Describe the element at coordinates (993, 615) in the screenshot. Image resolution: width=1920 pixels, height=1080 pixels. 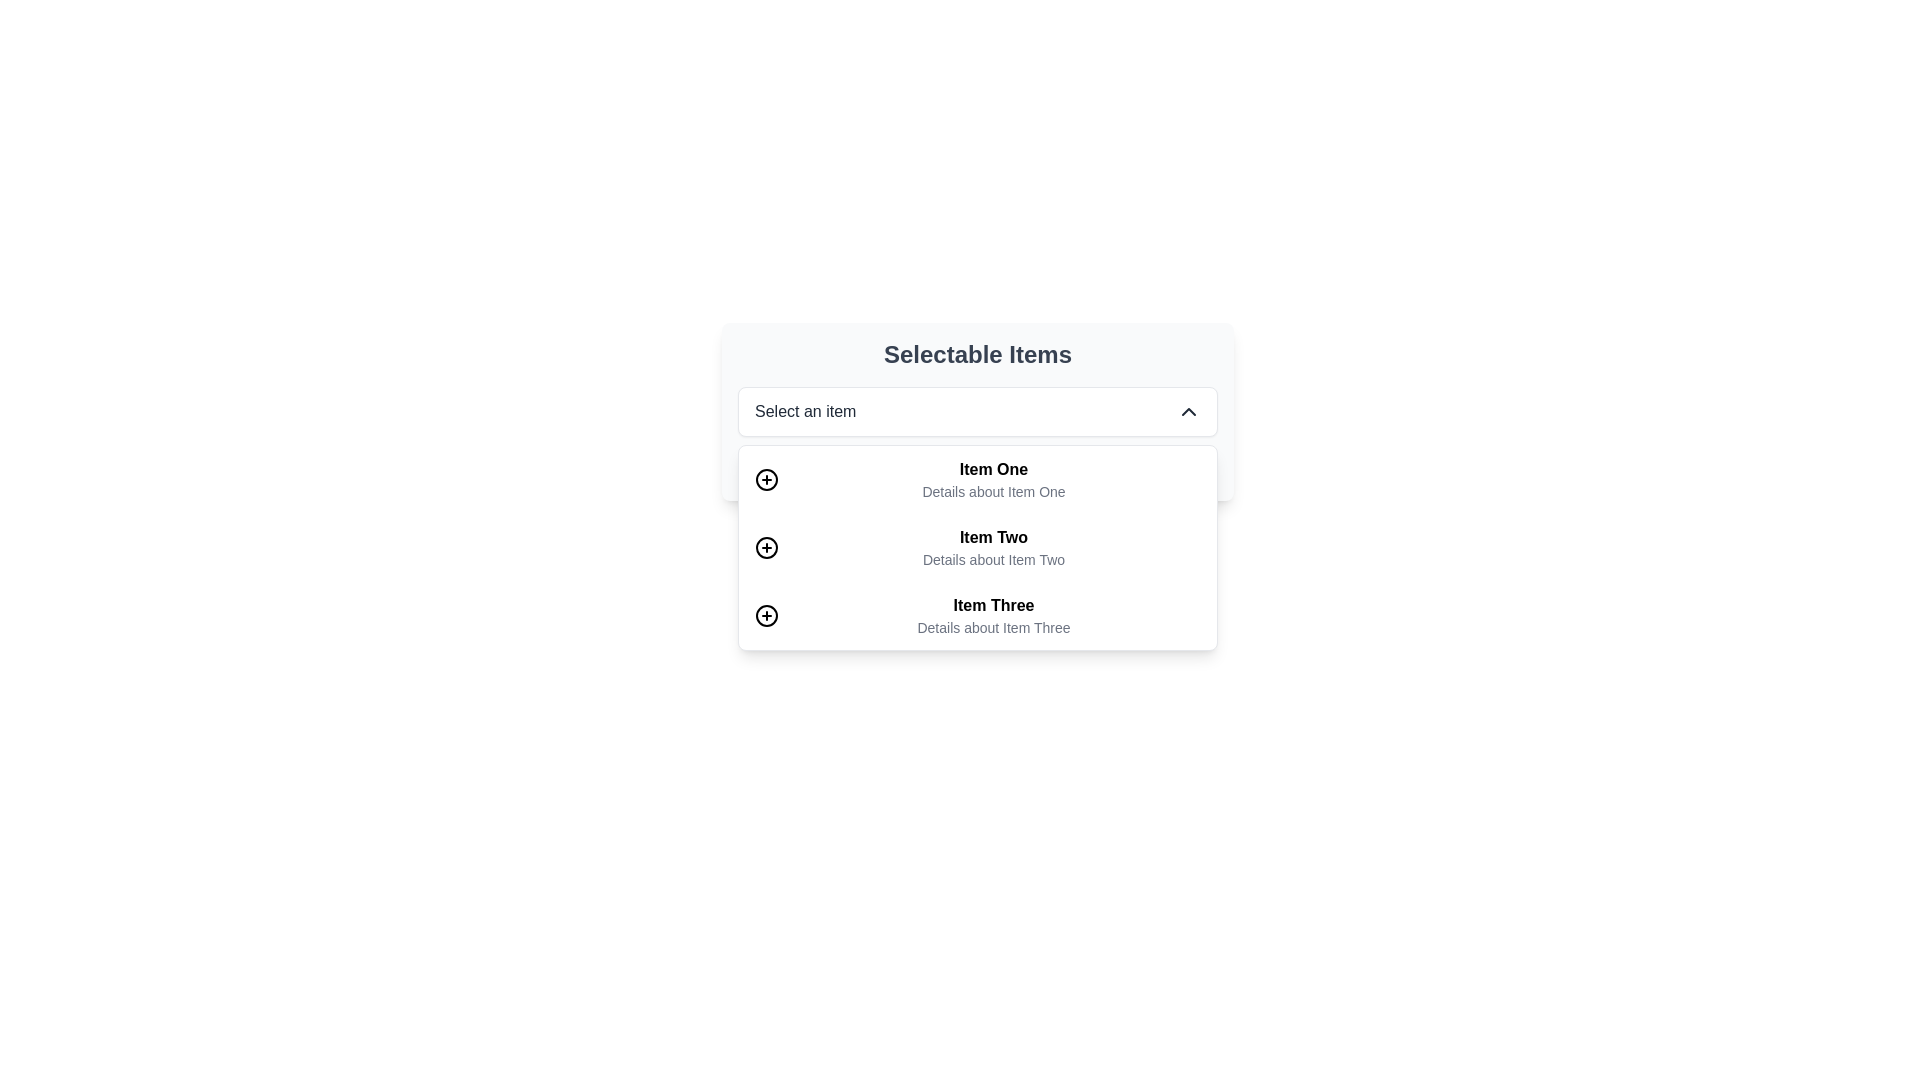
I see `the third selectable item in the dropdown menu, which displays a title and a description` at that location.